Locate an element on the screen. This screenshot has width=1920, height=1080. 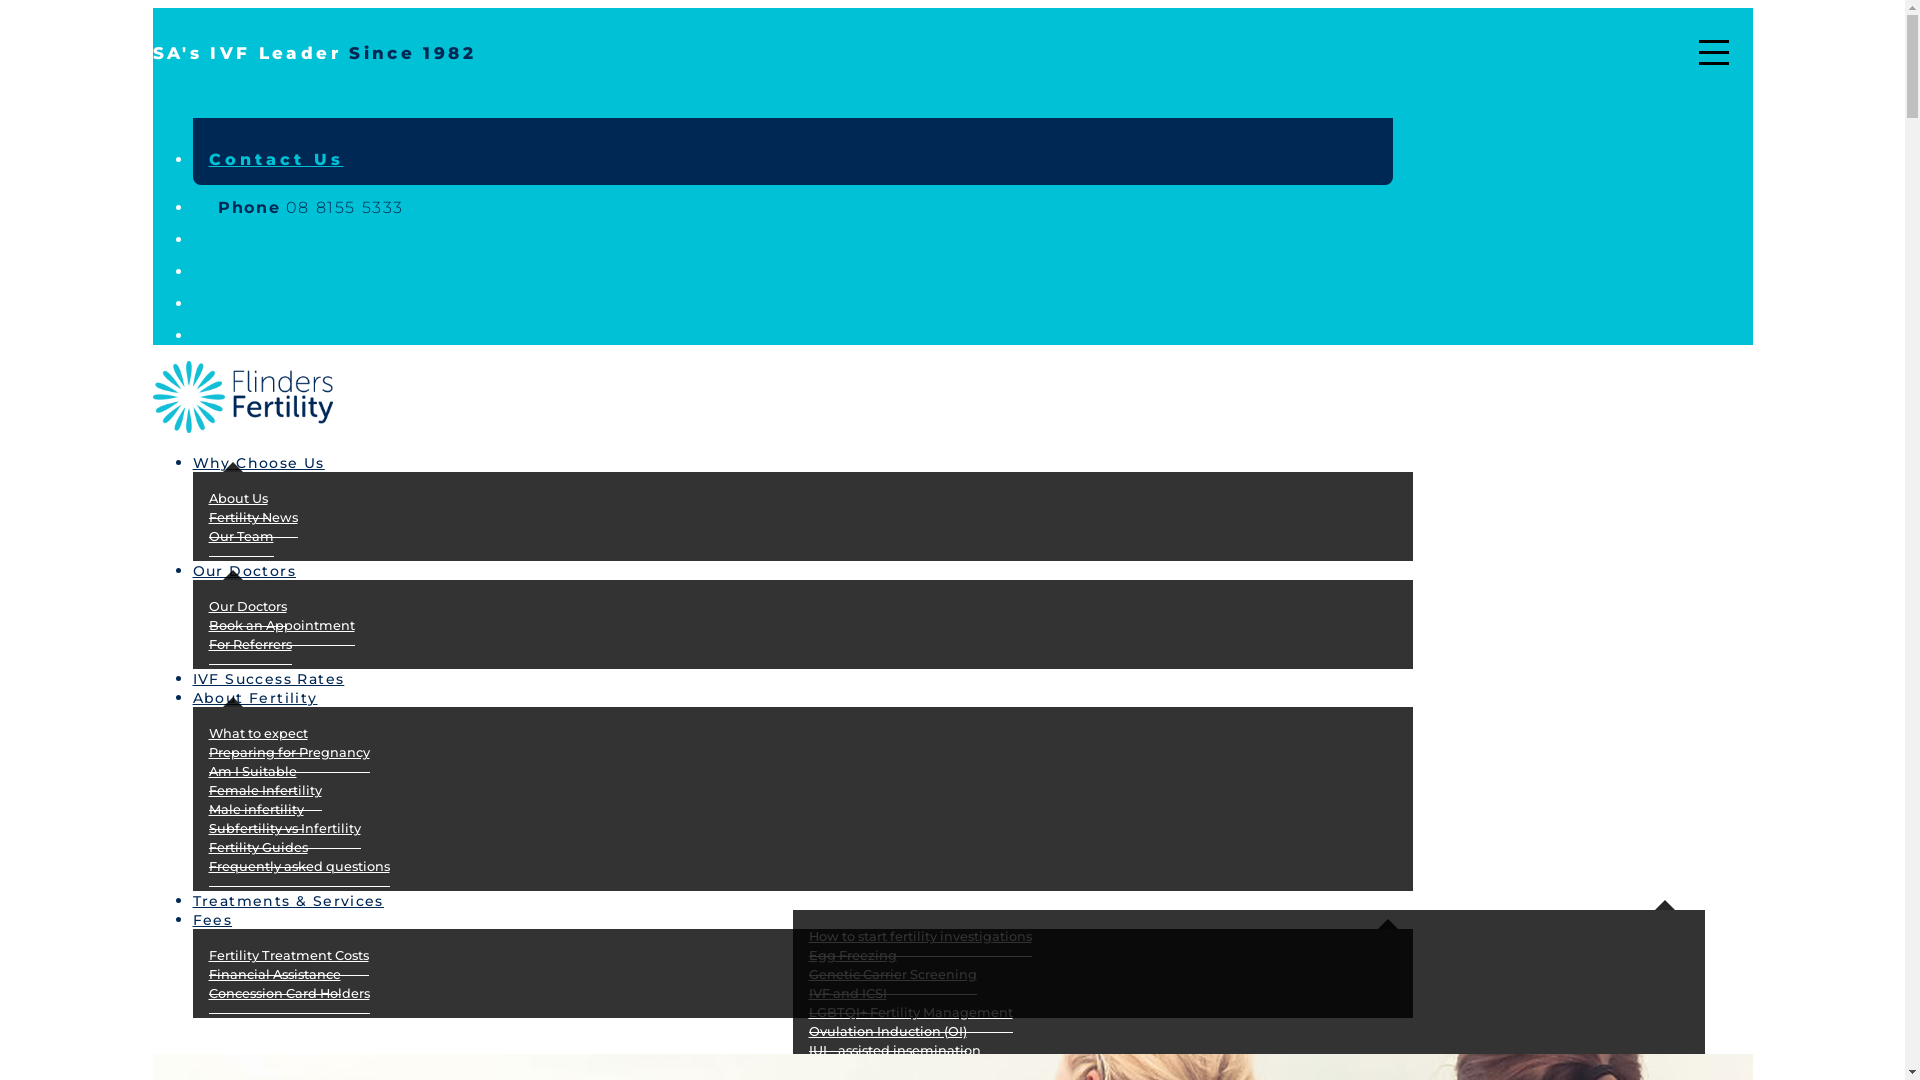
'Genetic Carrier Screening' is located at coordinates (891, 974).